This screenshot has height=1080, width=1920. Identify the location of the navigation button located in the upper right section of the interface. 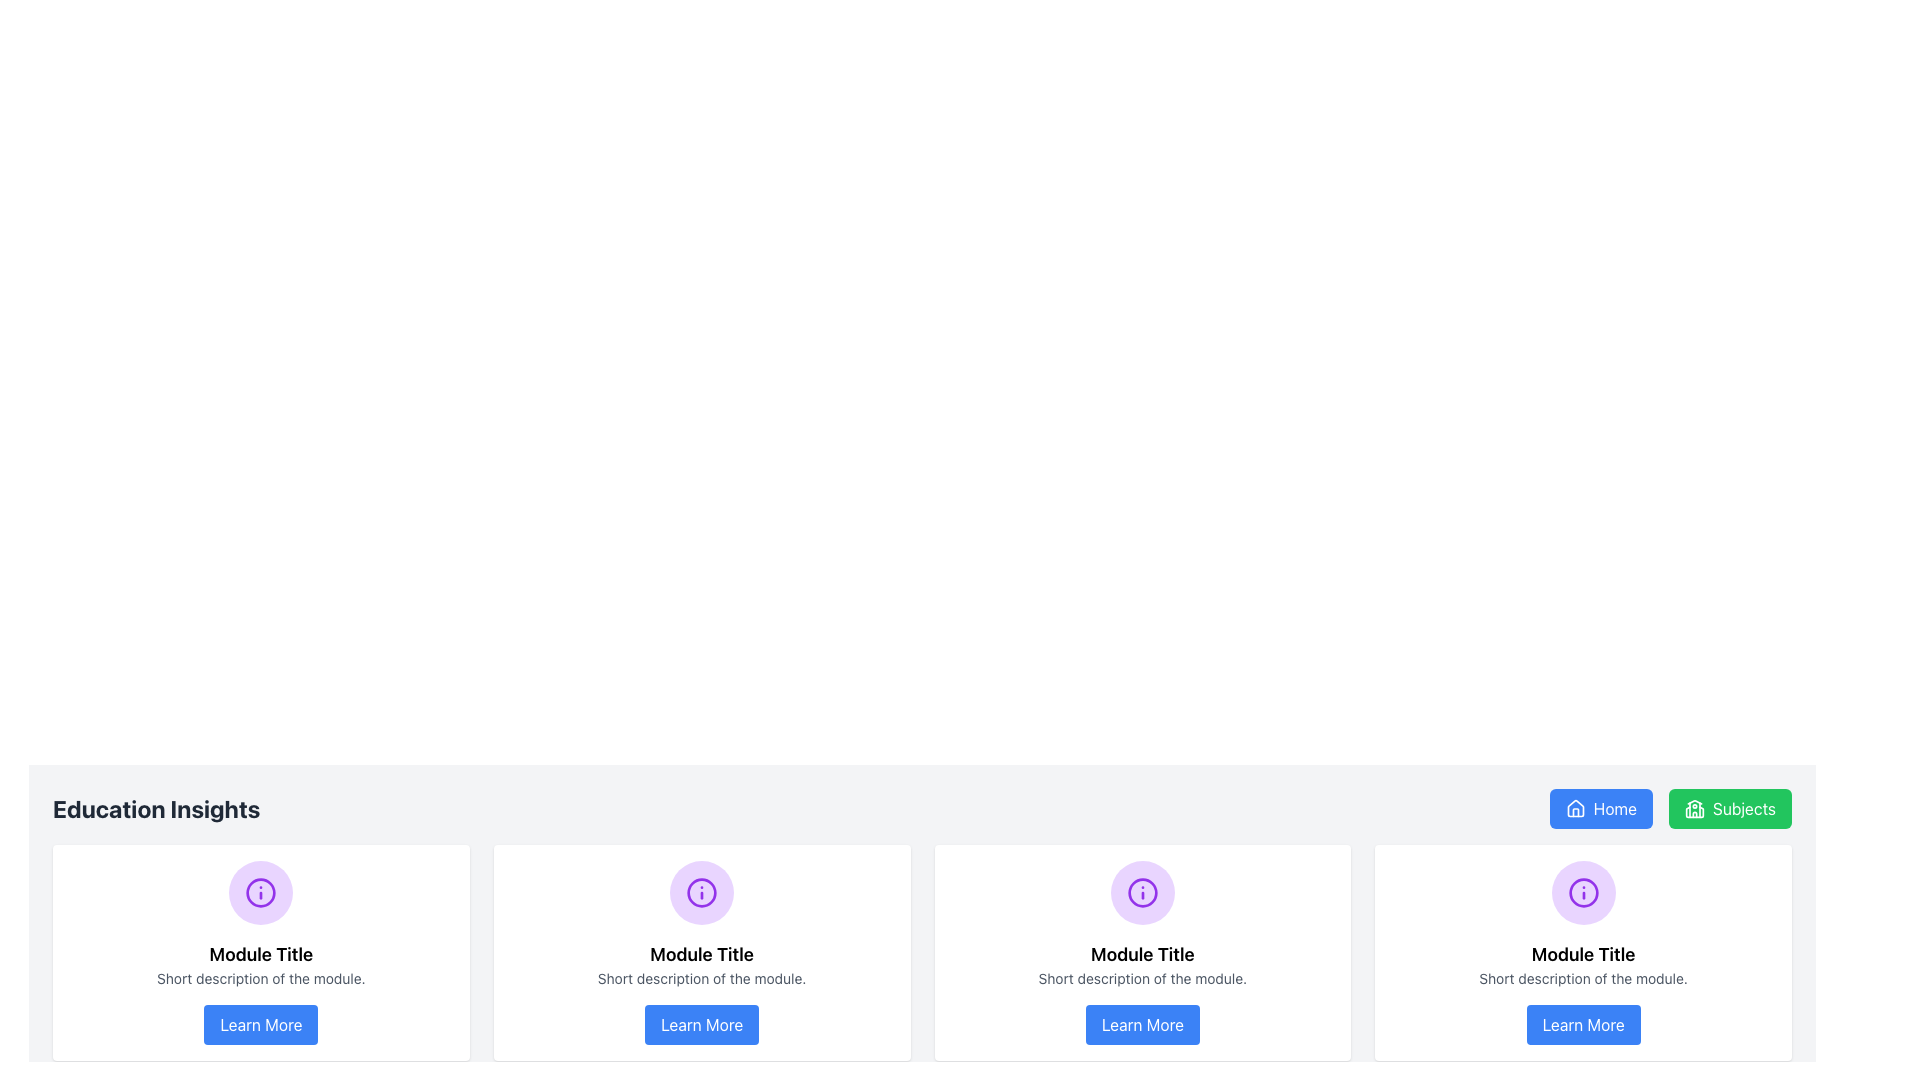
(1601, 808).